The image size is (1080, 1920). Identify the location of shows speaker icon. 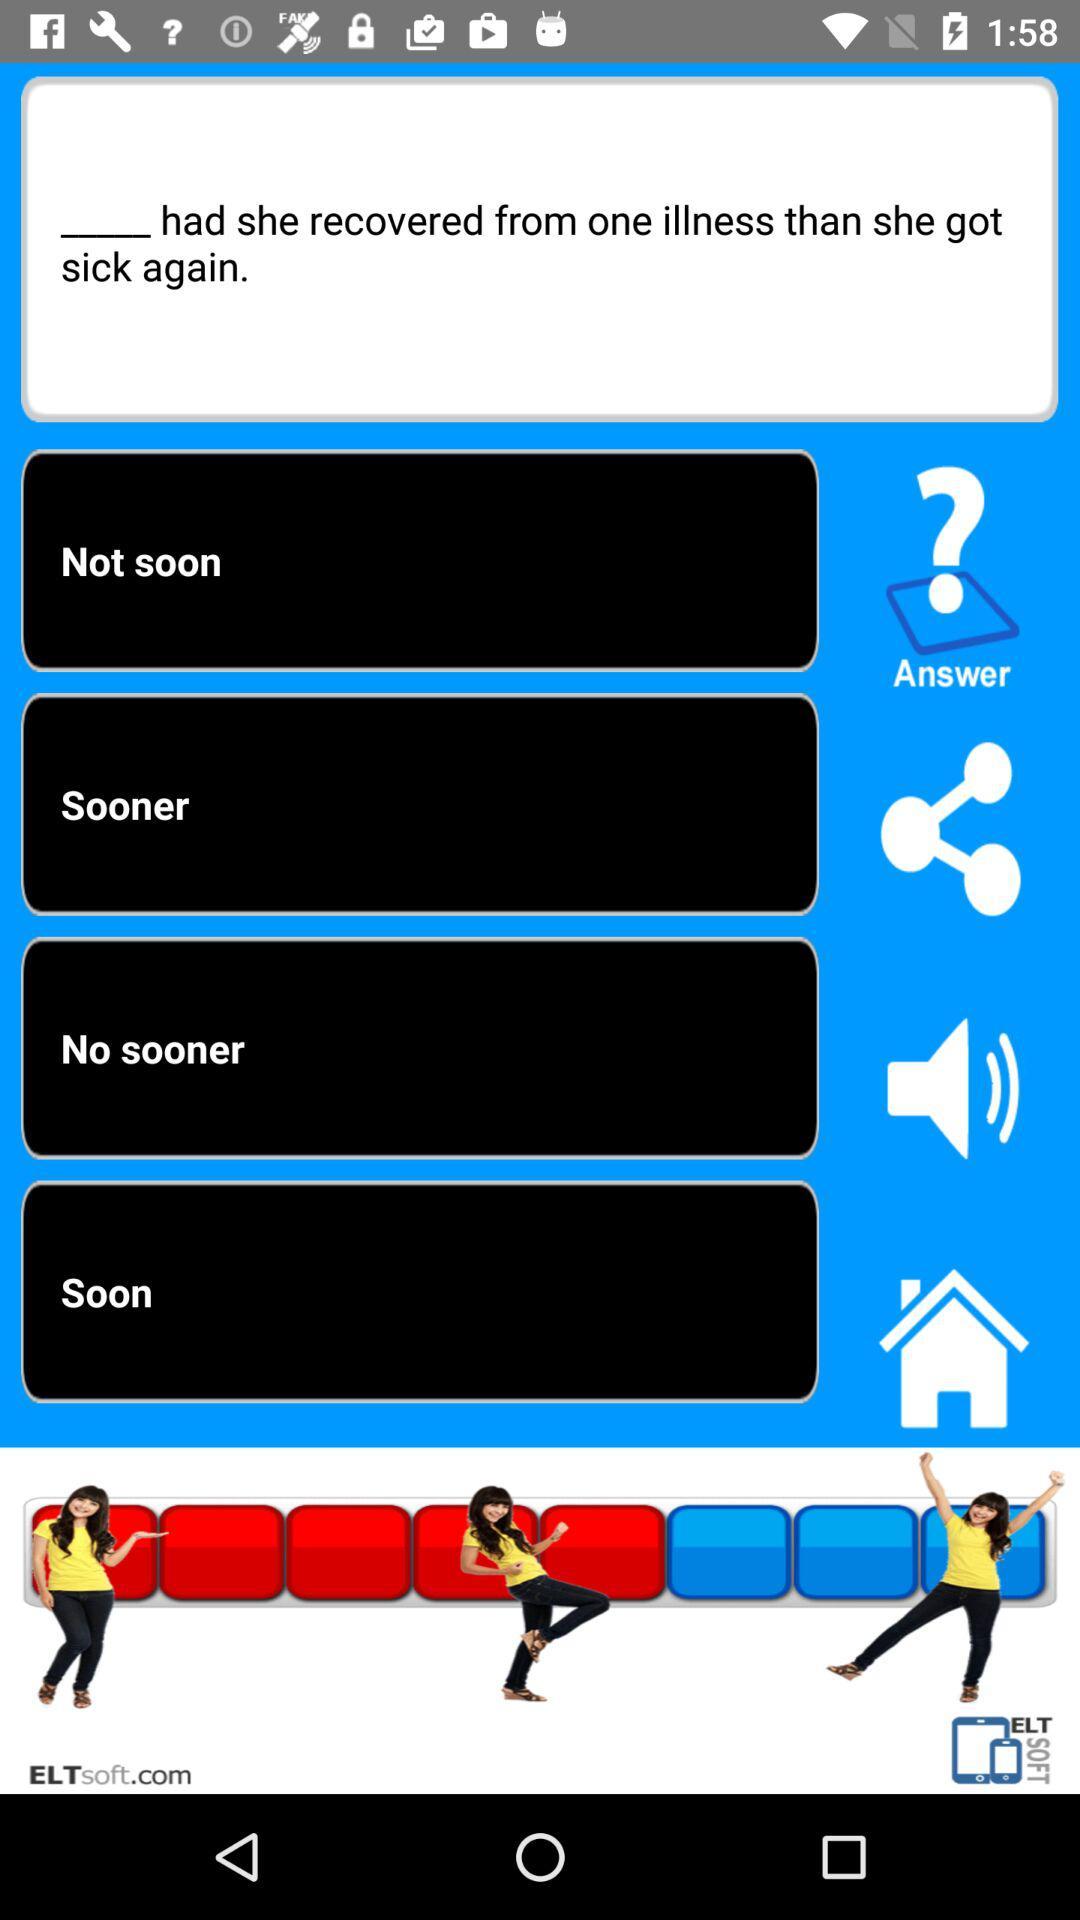
(952, 1086).